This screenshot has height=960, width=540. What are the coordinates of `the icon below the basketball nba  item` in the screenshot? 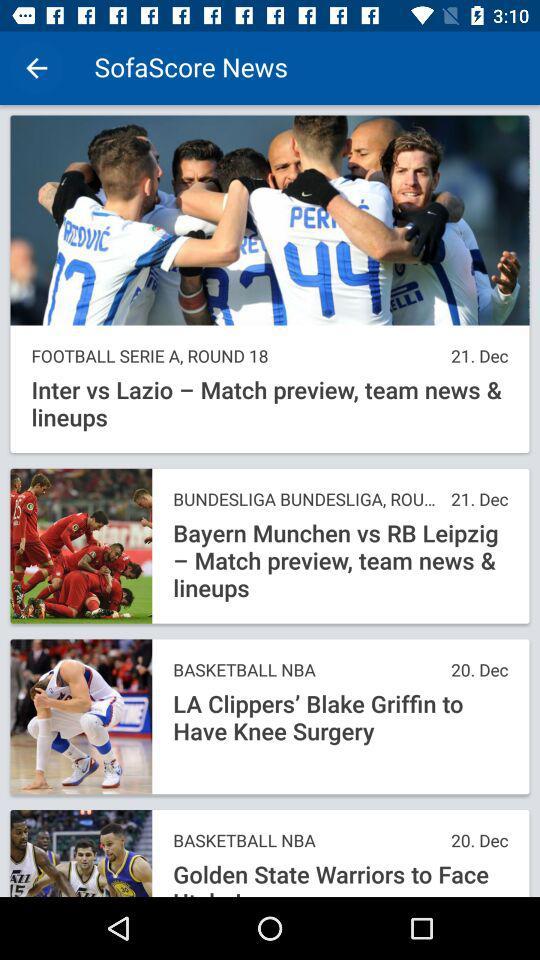 It's located at (339, 718).